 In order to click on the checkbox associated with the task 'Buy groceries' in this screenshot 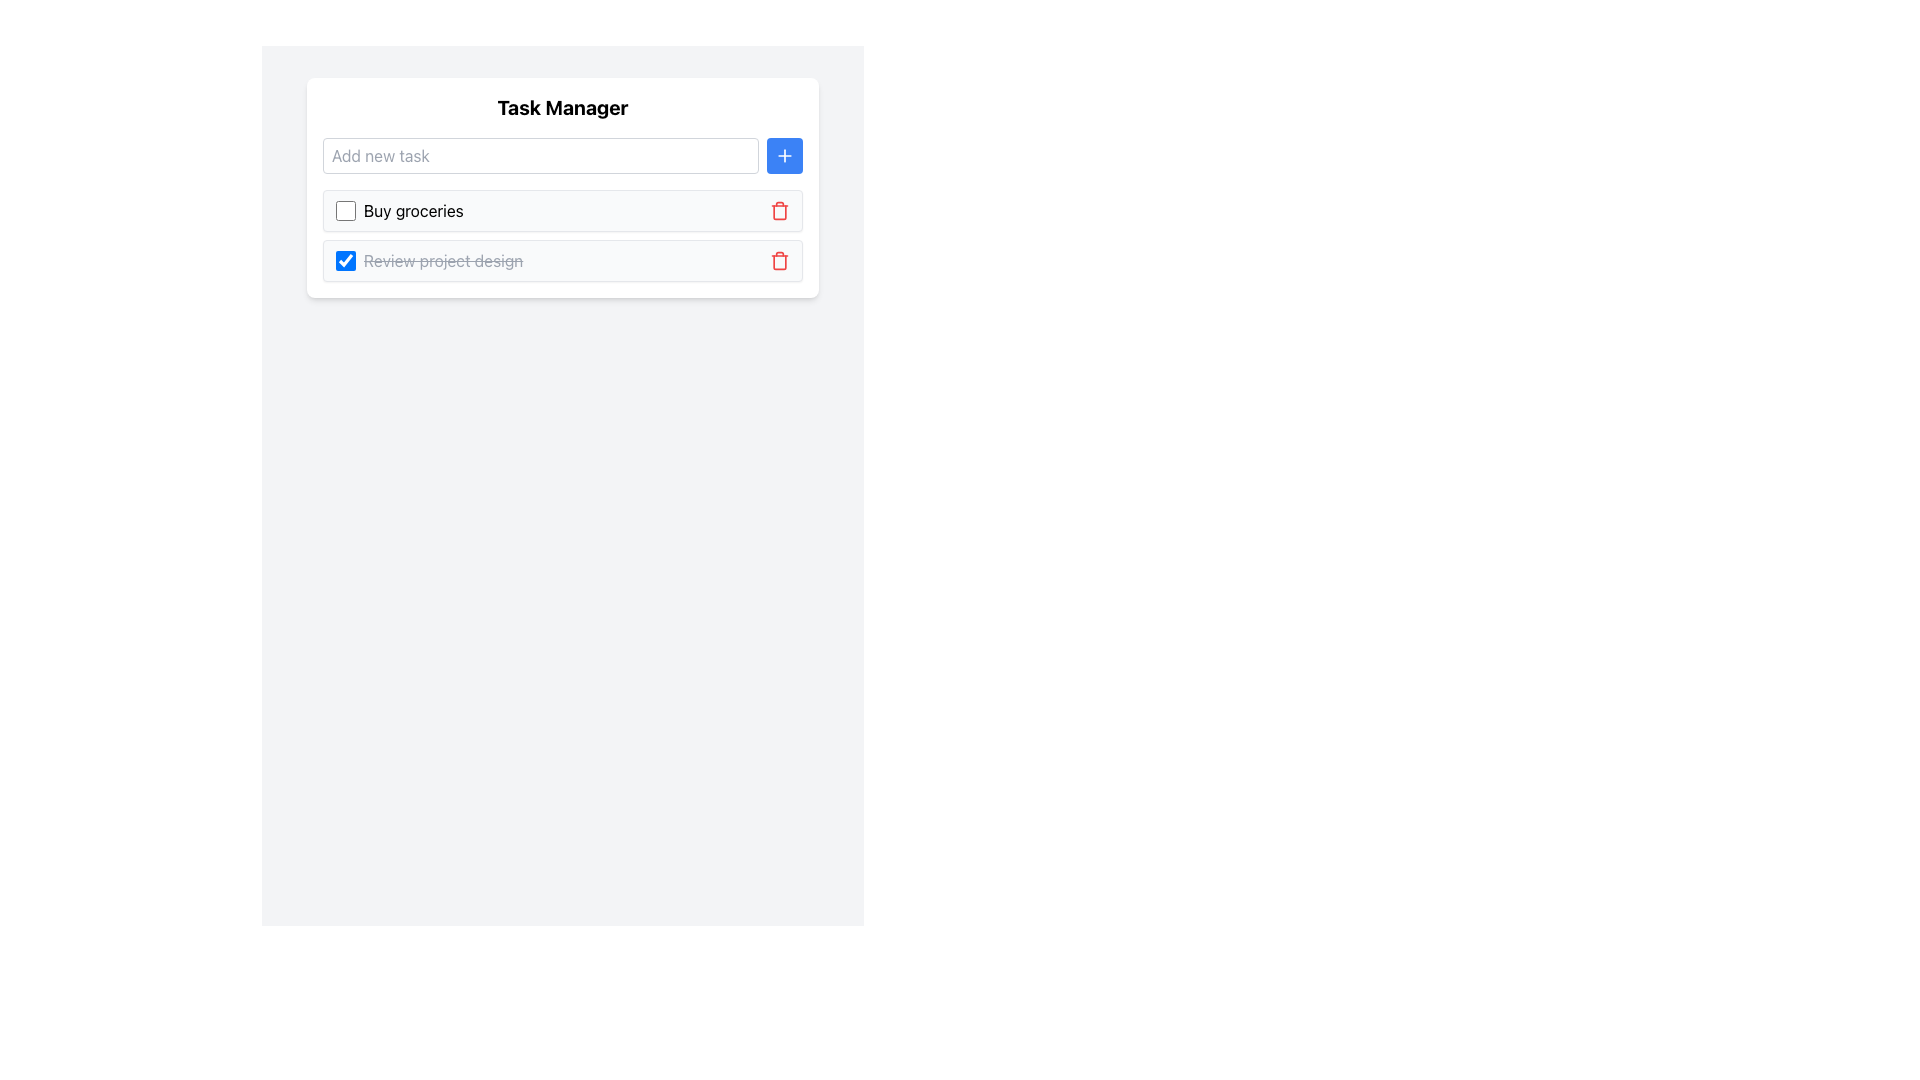, I will do `click(345, 211)`.